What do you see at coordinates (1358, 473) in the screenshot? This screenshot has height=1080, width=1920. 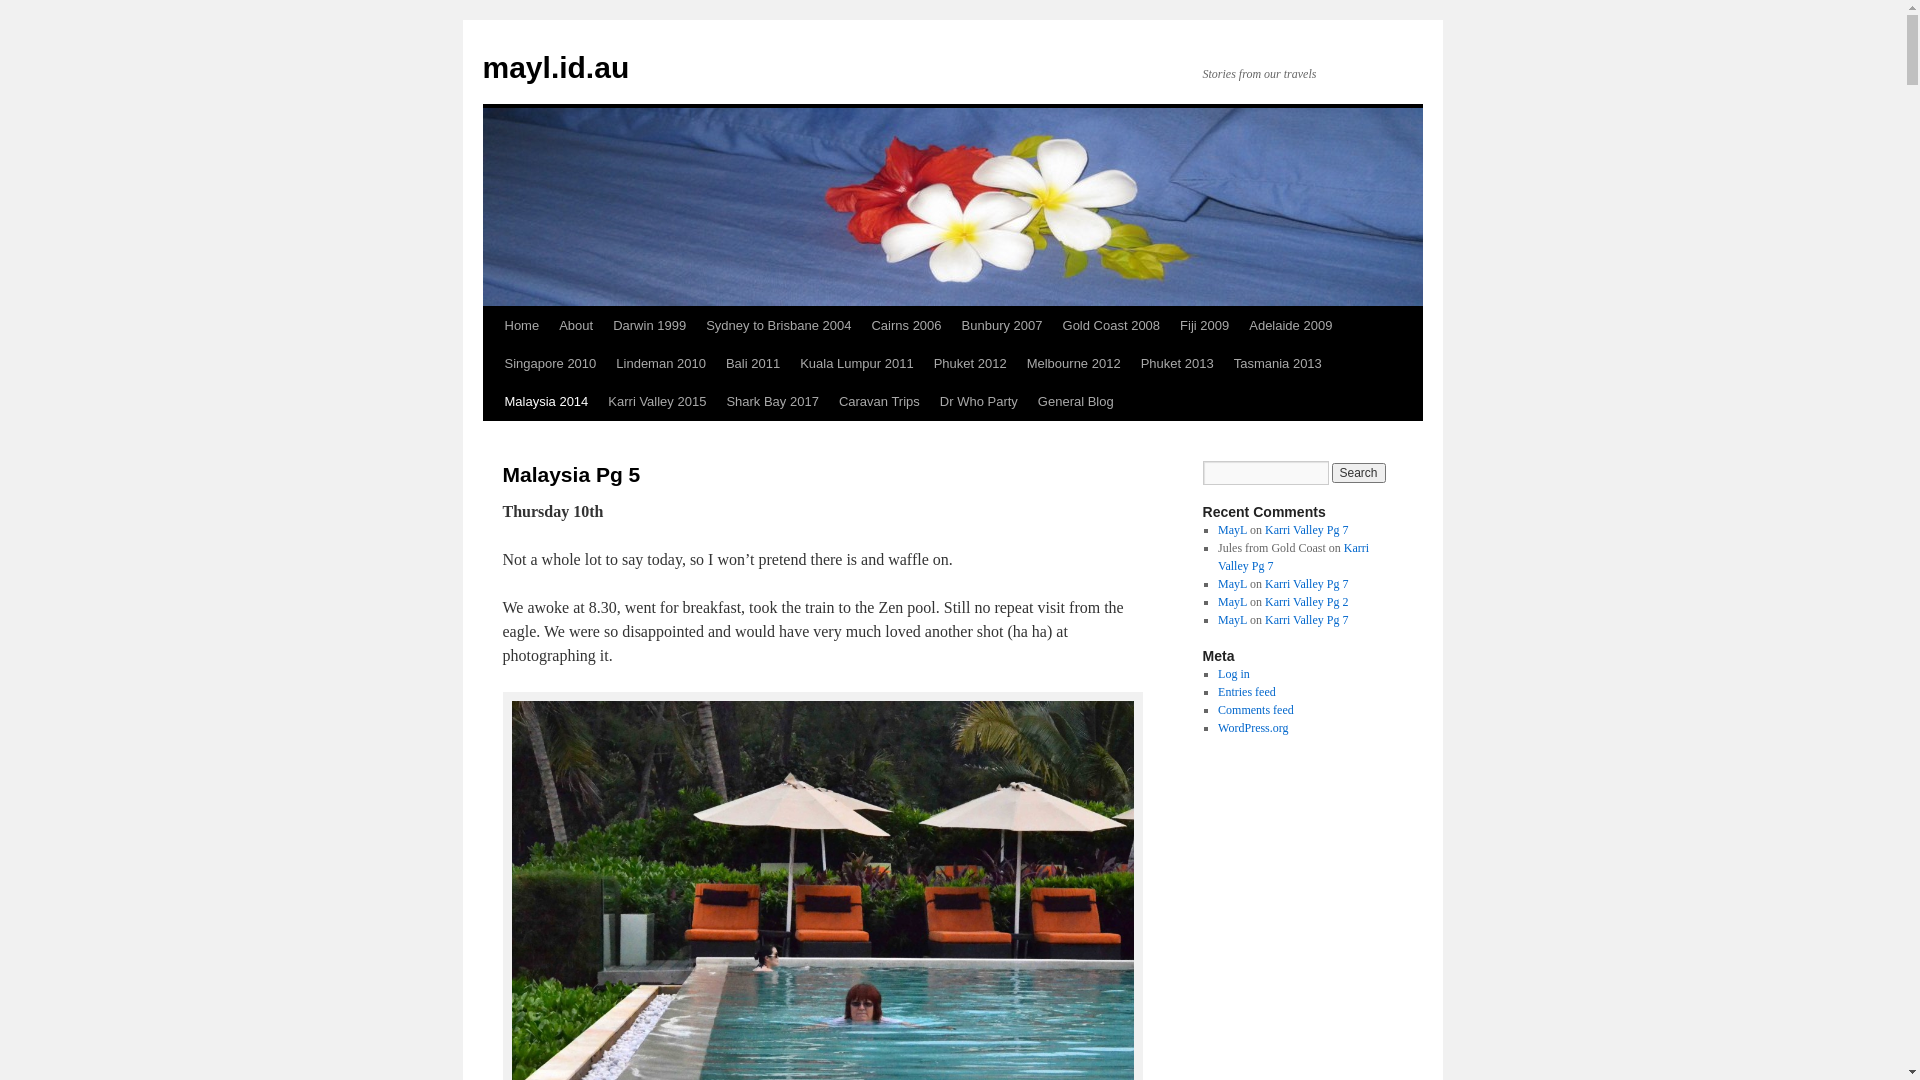 I see `'Search'` at bounding box center [1358, 473].